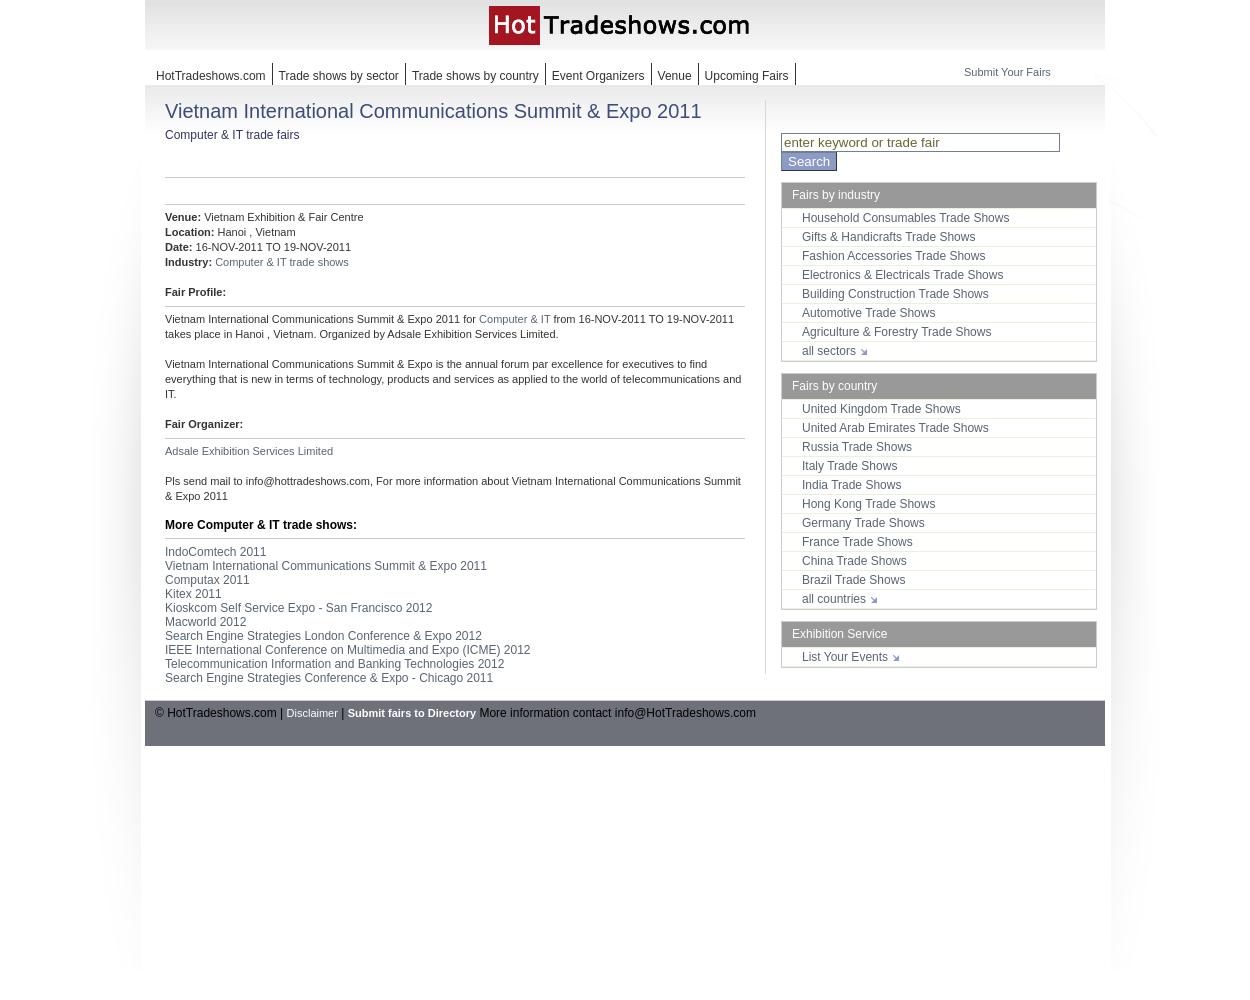  Describe the element at coordinates (230, 135) in the screenshot. I see `'Computer & IT trade fairs'` at that location.